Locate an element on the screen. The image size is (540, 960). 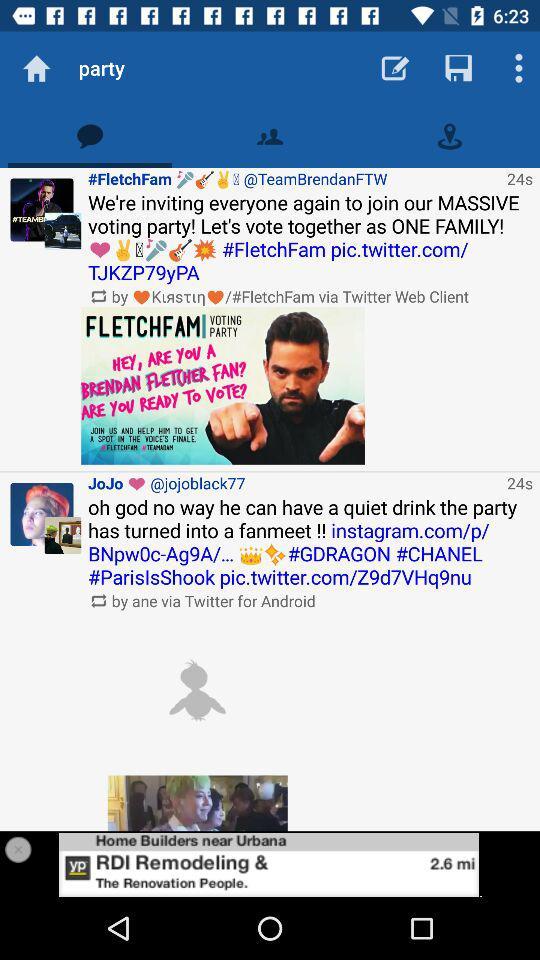
the image contains an advertisement is located at coordinates (270, 863).